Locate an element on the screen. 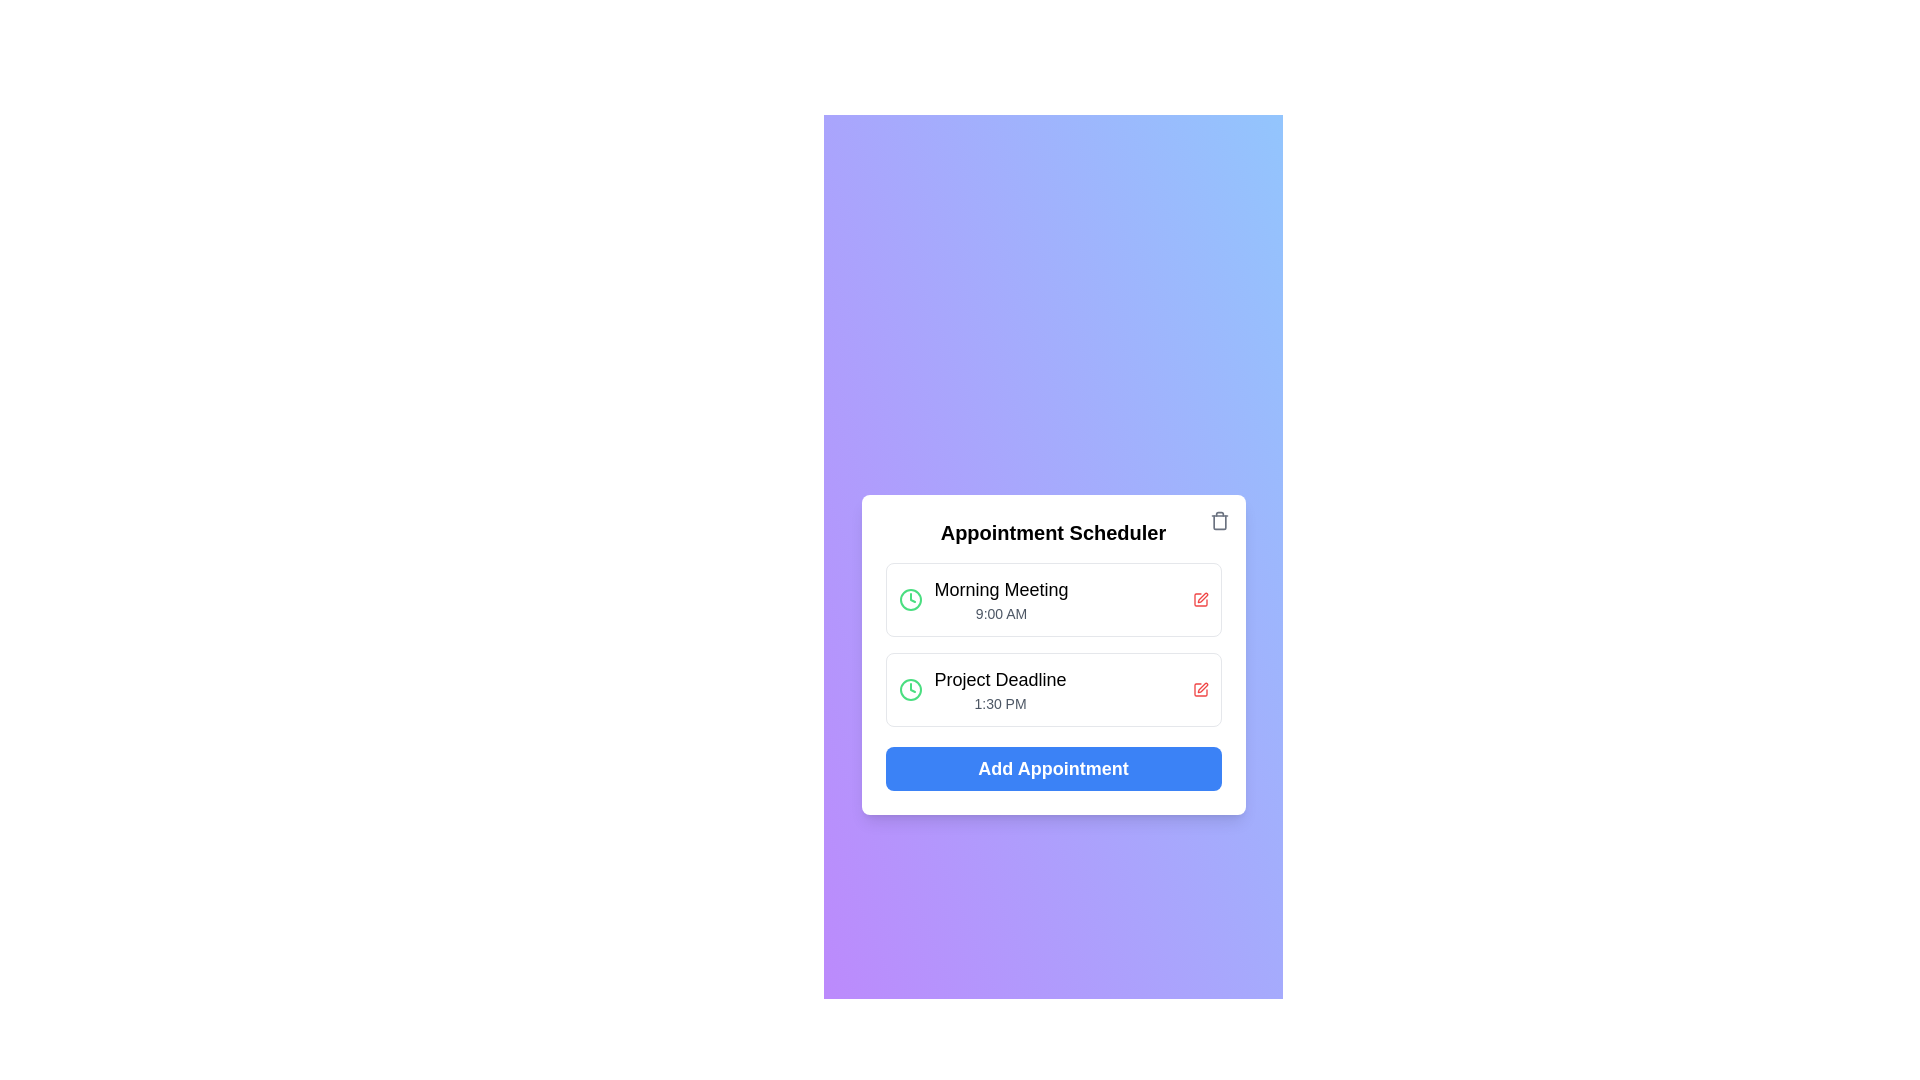 The height and width of the screenshot is (1080, 1920). text label that serves as the header for the appointment item located in the second list item of the 'Appointment Scheduler' interface, positioned above the time indicator '1:30 PM' is located at coordinates (1000, 678).